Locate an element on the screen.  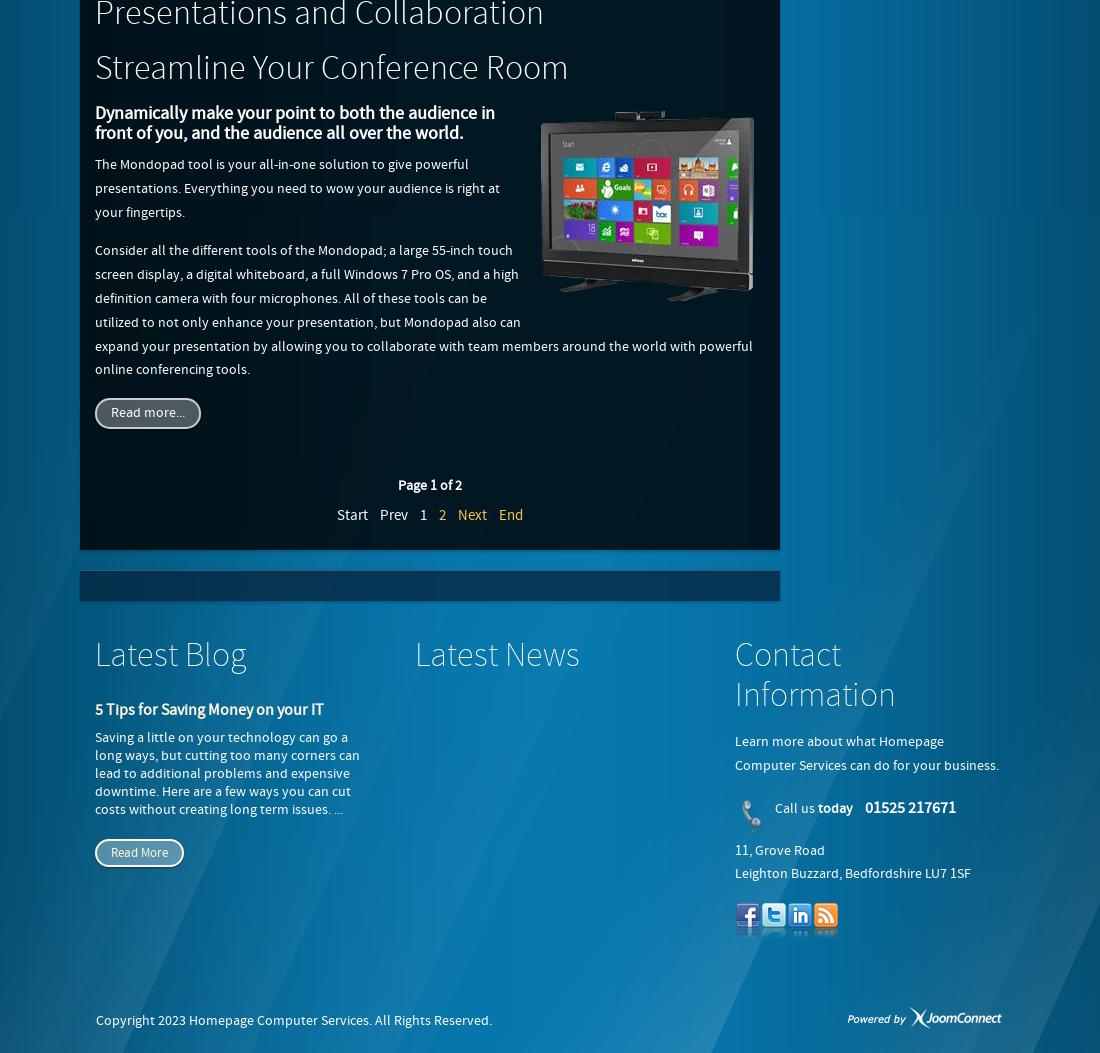
'Prev' is located at coordinates (380, 515).